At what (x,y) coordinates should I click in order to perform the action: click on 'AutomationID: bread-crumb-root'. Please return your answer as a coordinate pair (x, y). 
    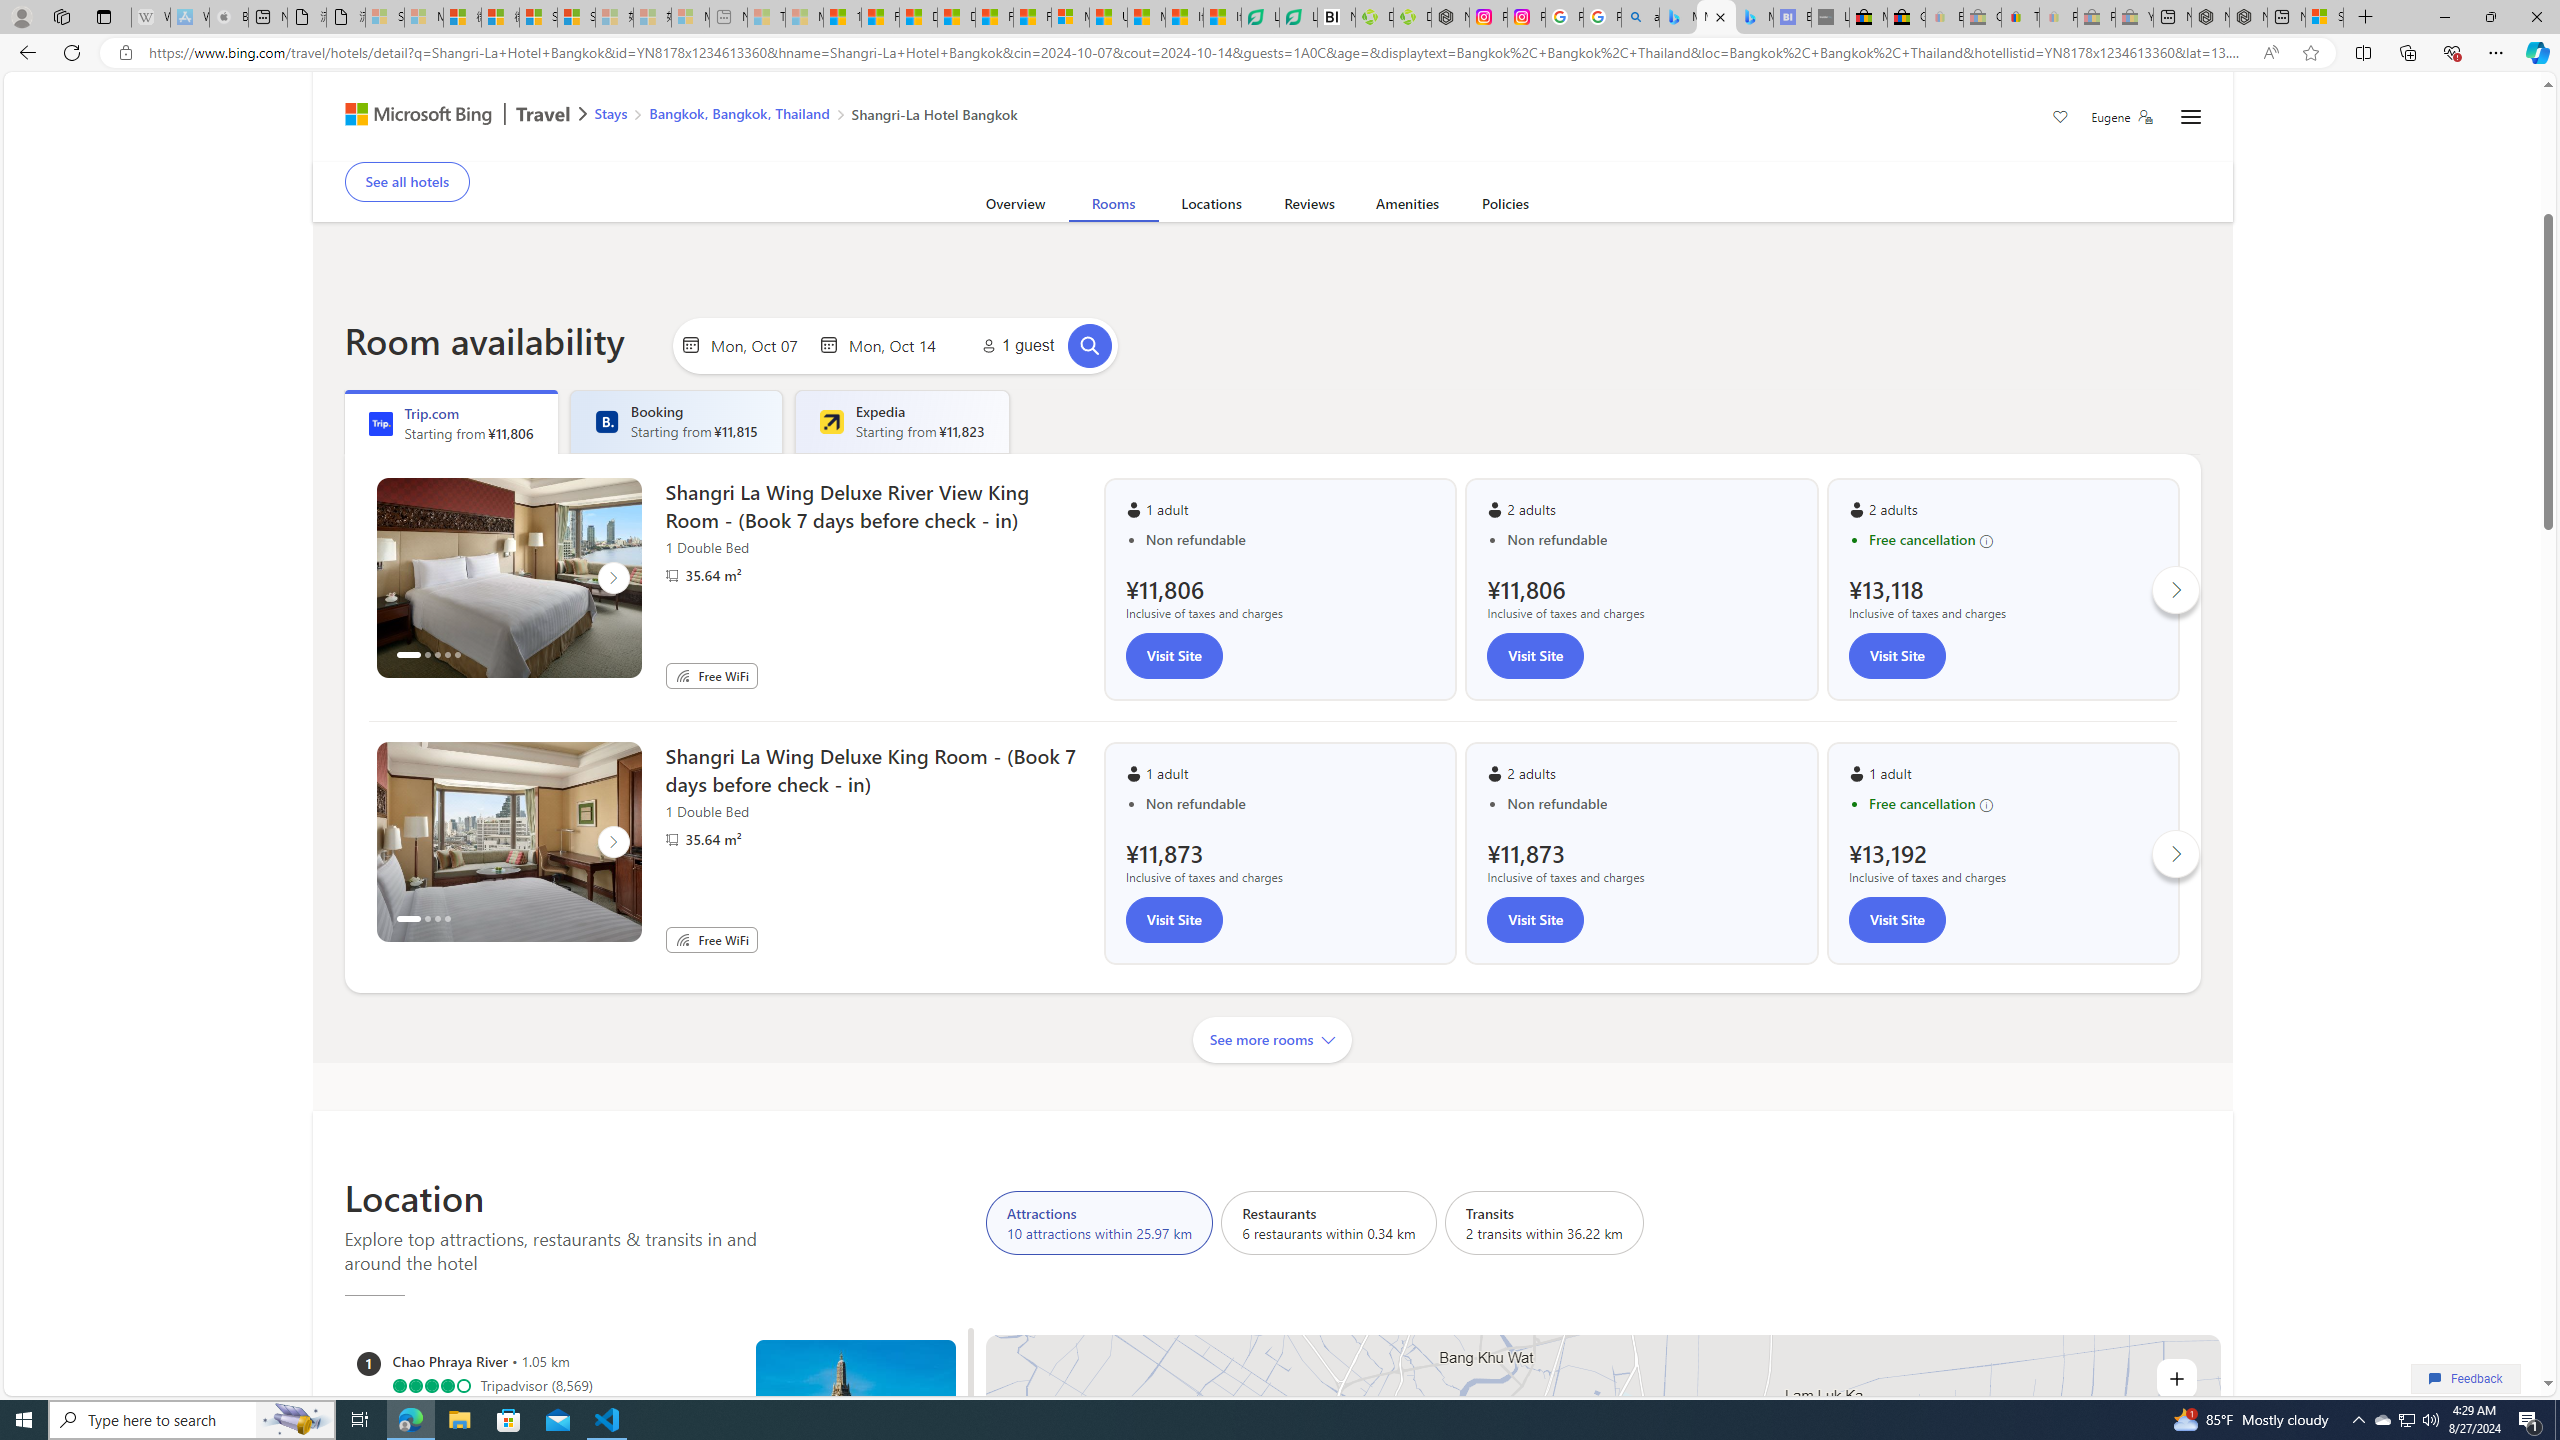
    Looking at the image, I should click on (794, 116).